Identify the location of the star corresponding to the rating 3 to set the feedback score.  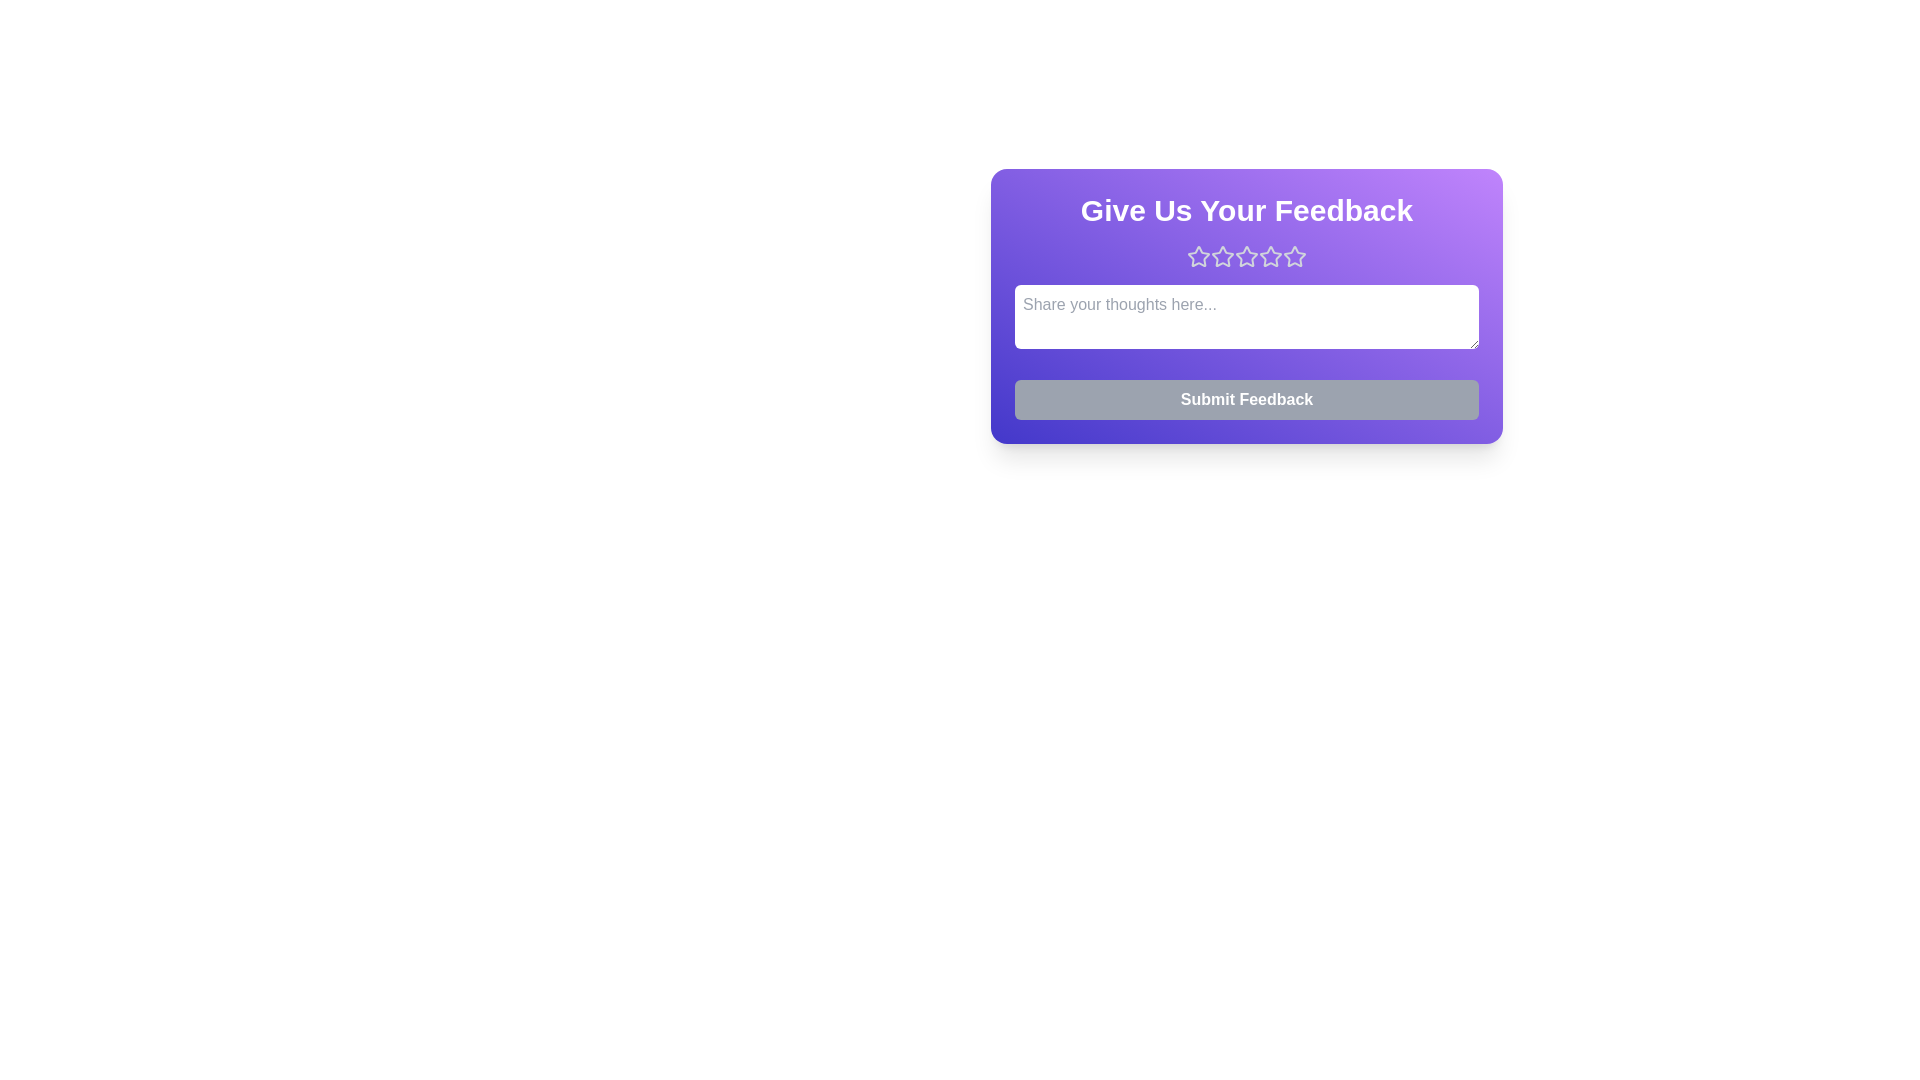
(1246, 256).